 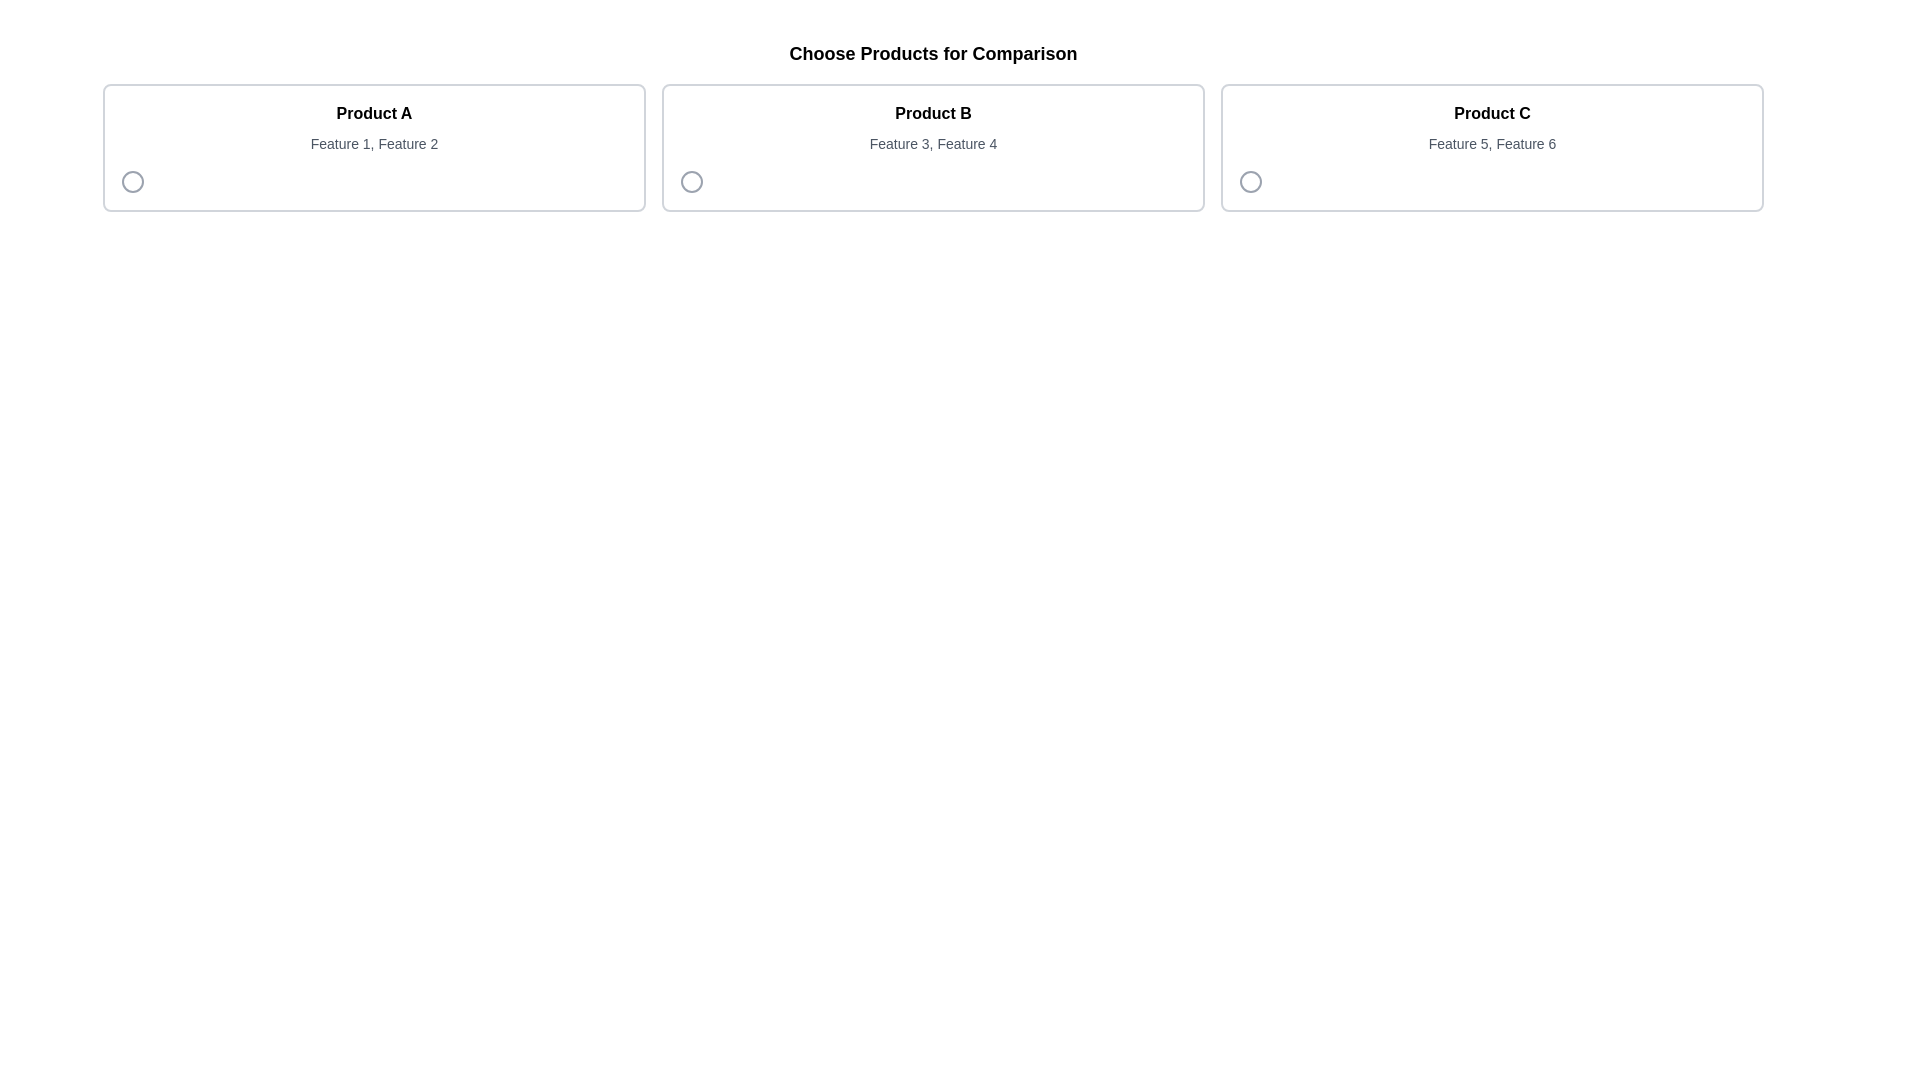 What do you see at coordinates (374, 146) in the screenshot?
I see `the selectable card titled 'Product A' in the comparison interface` at bounding box center [374, 146].